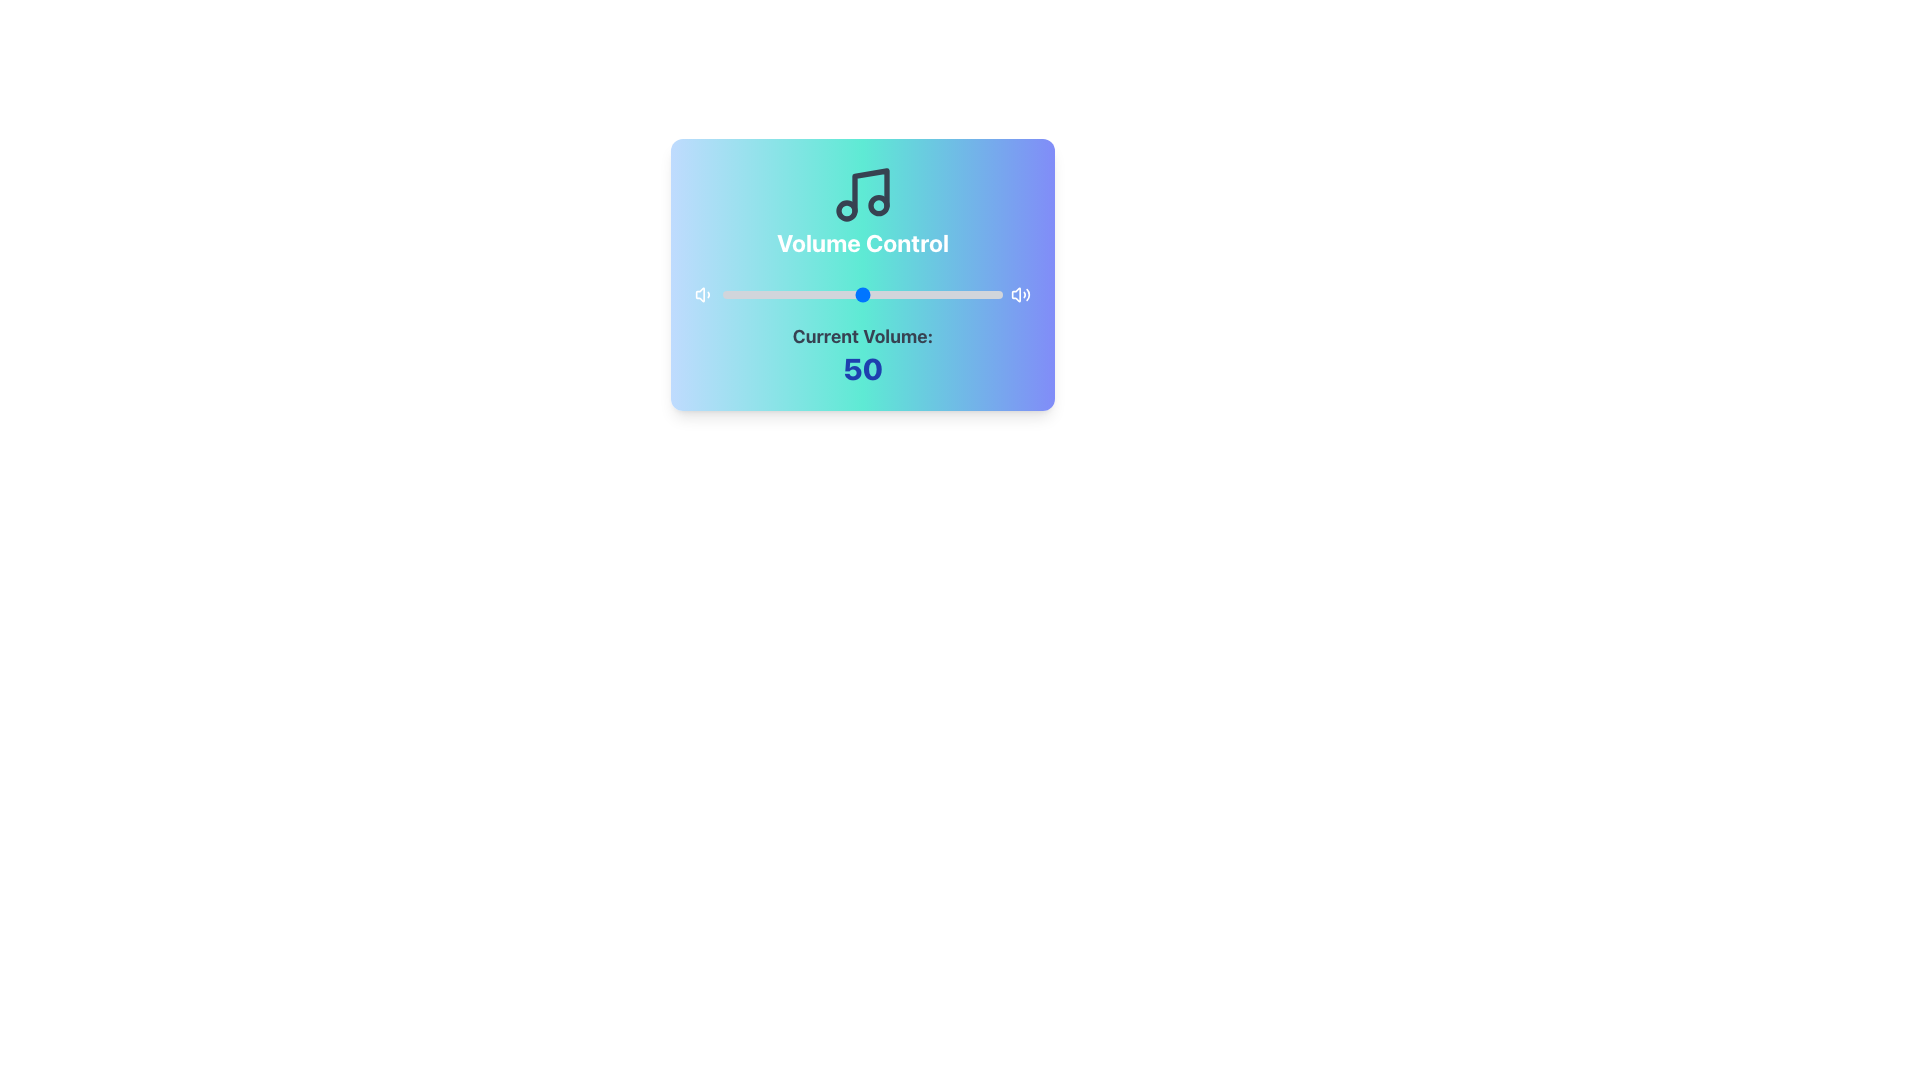 This screenshot has height=1080, width=1920. I want to click on the volume, so click(931, 294).